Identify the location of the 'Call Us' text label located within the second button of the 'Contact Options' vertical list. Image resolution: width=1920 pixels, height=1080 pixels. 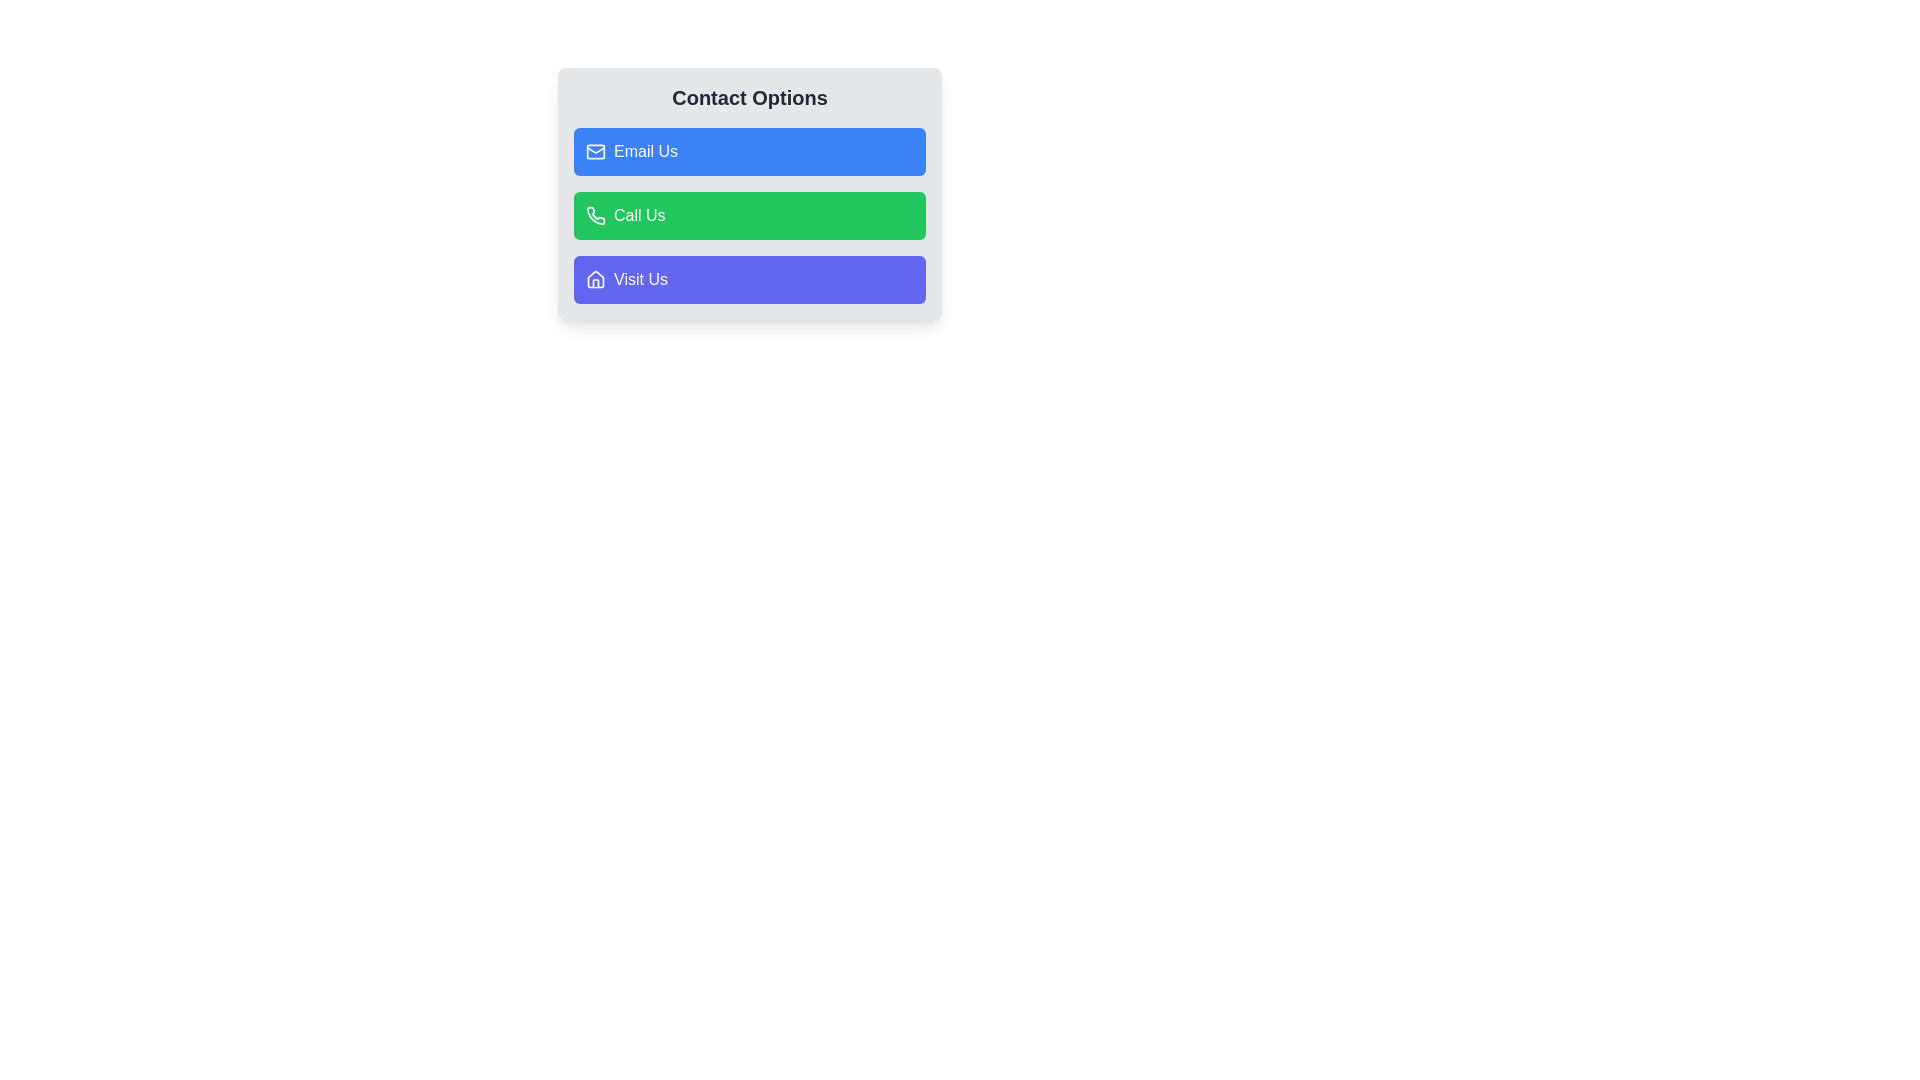
(638, 216).